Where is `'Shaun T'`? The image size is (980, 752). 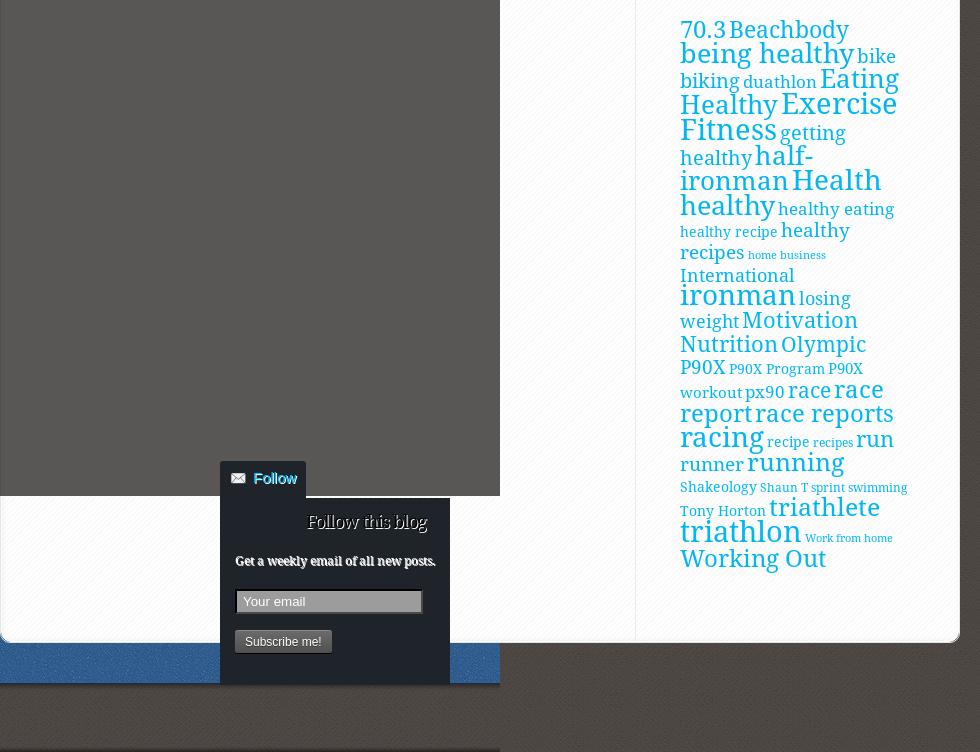
'Shaun T' is located at coordinates (784, 485).